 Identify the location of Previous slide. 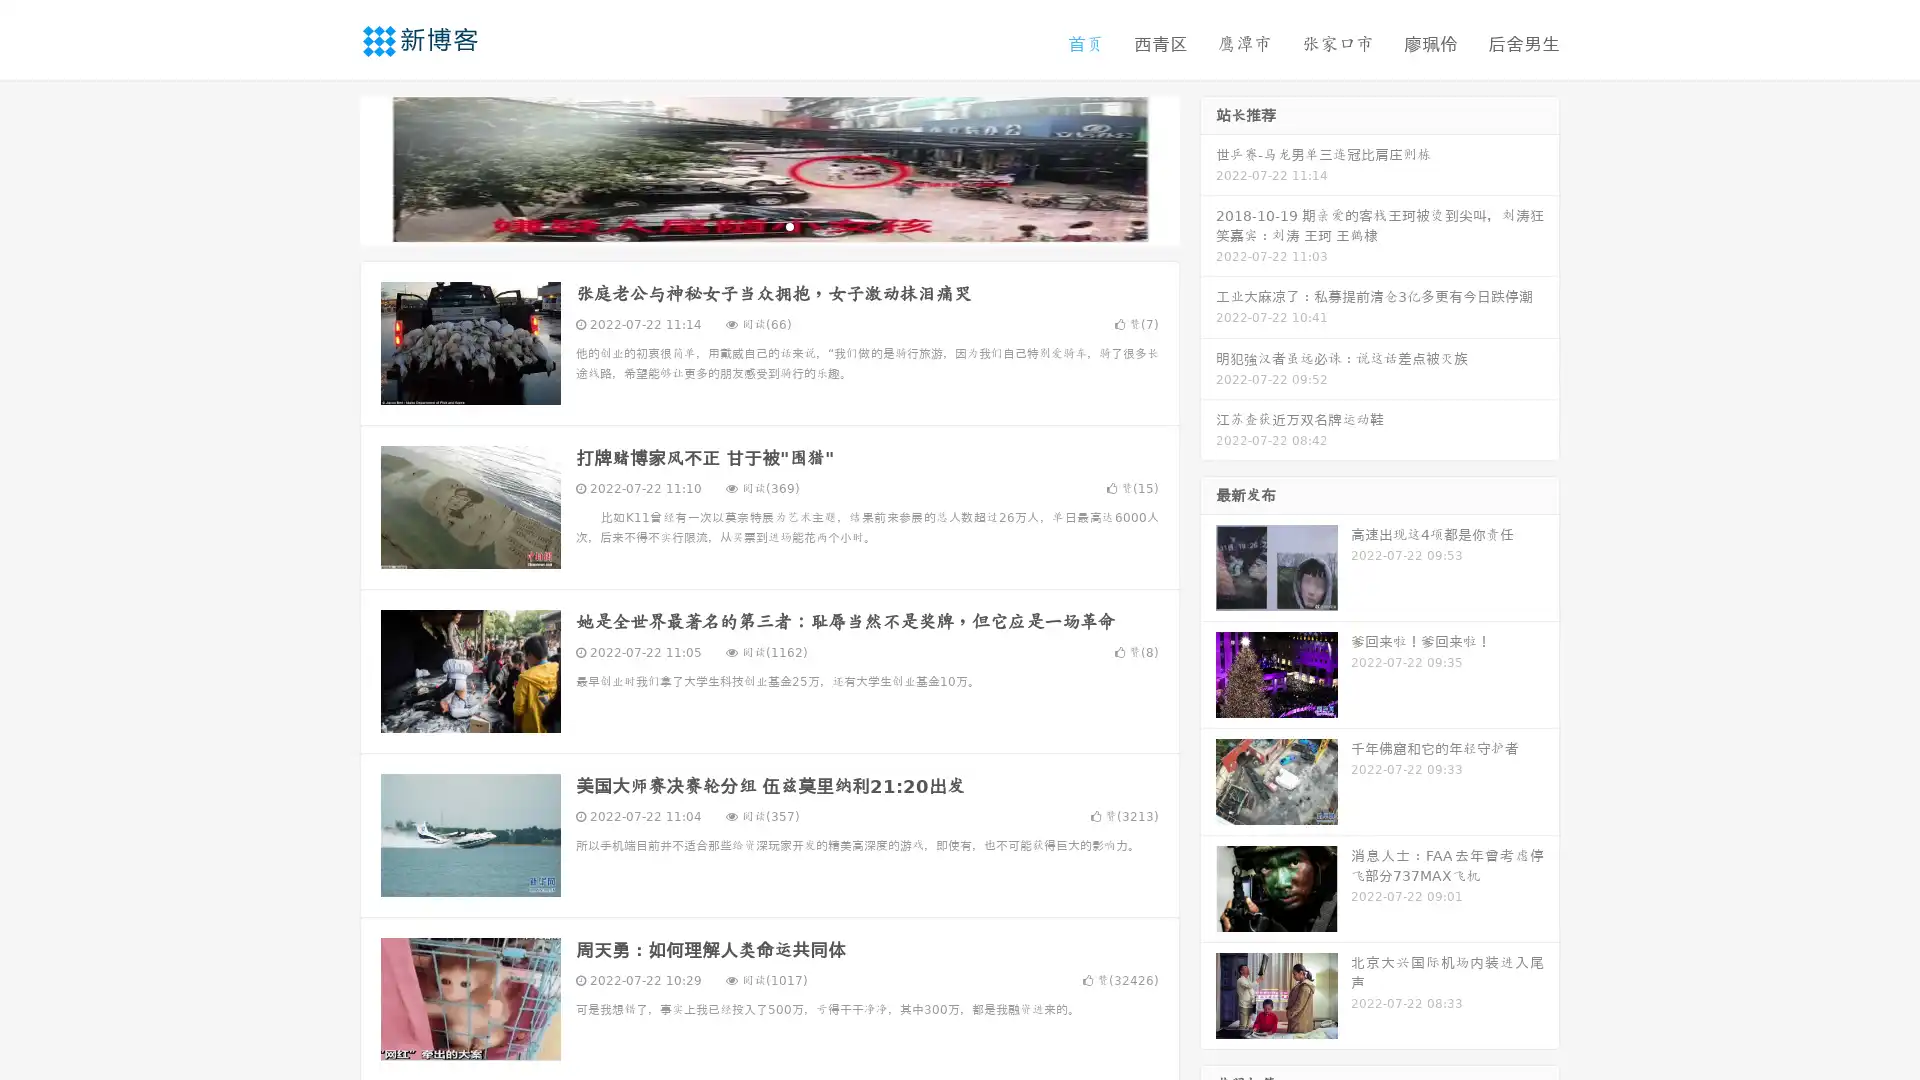
(330, 168).